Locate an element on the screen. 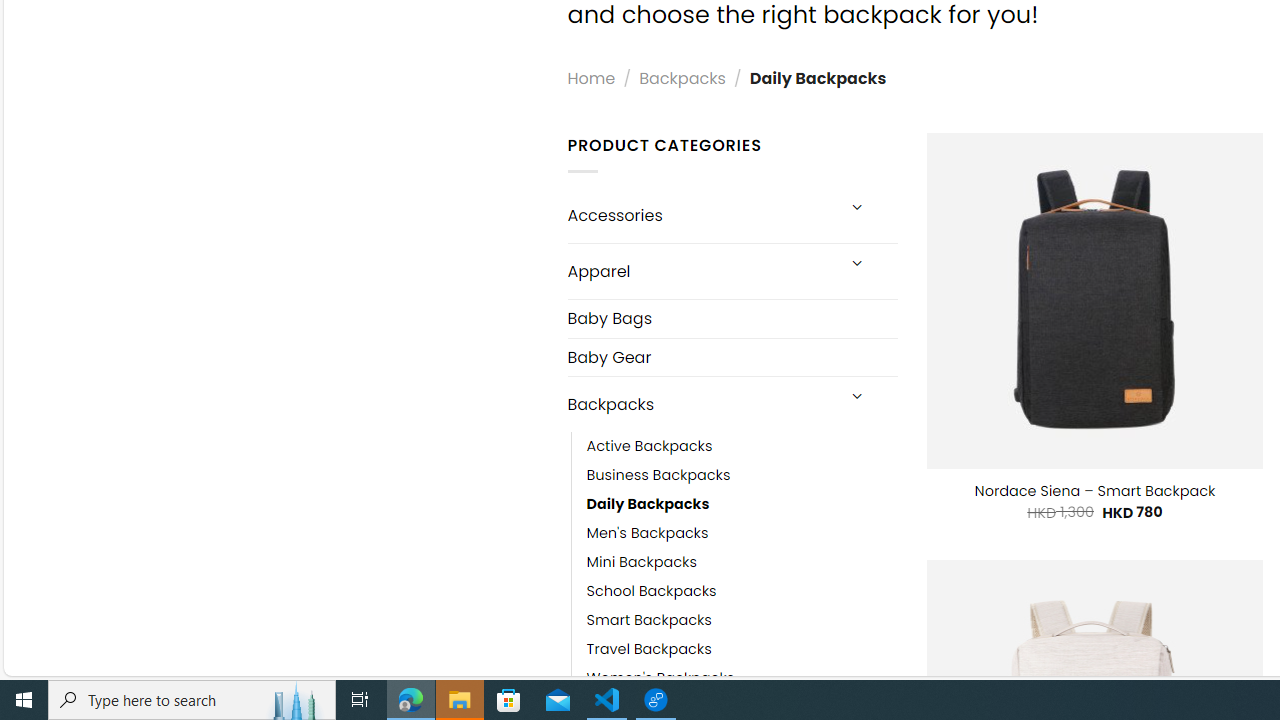  'Daily Backpacks' is located at coordinates (741, 504).